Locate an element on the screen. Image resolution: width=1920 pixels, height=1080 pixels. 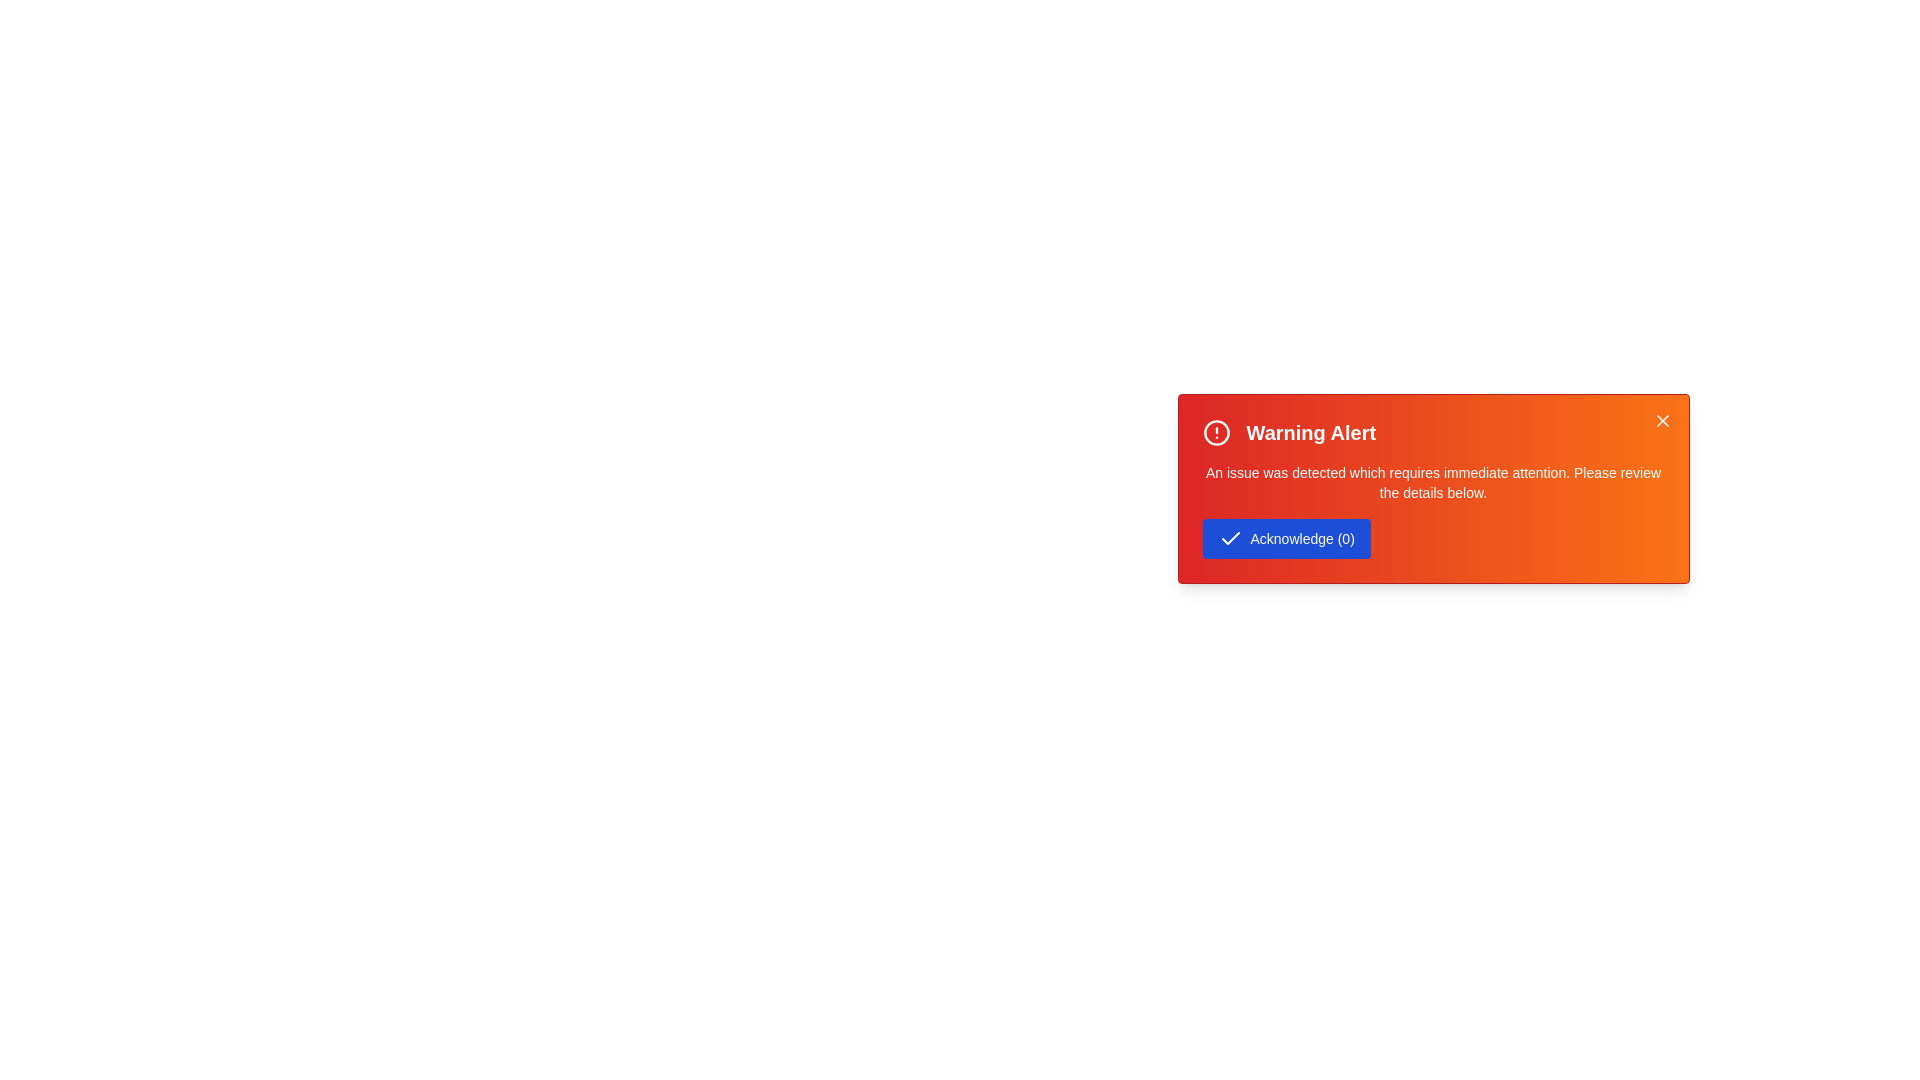
the close button to dismiss the alert is located at coordinates (1662, 419).